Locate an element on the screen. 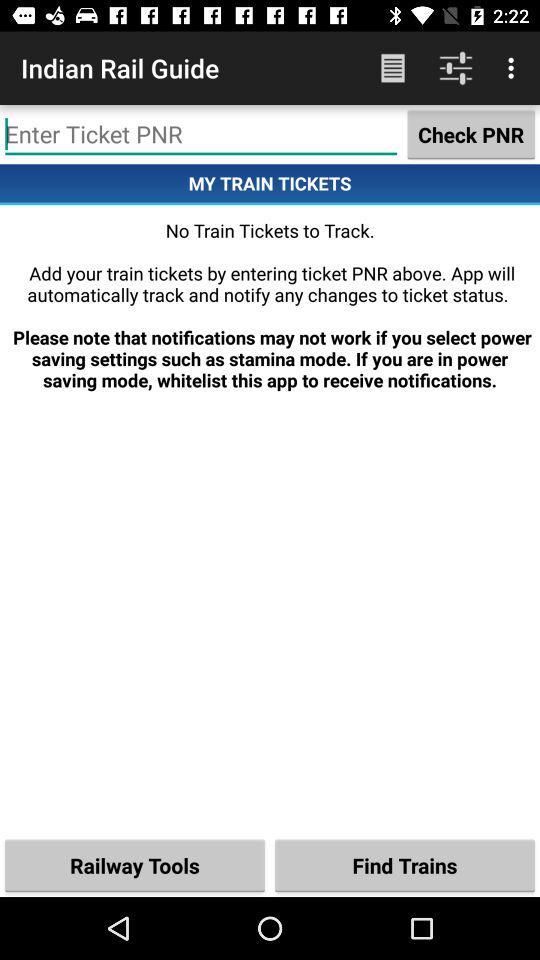  the item above my train tickets is located at coordinates (471, 133).